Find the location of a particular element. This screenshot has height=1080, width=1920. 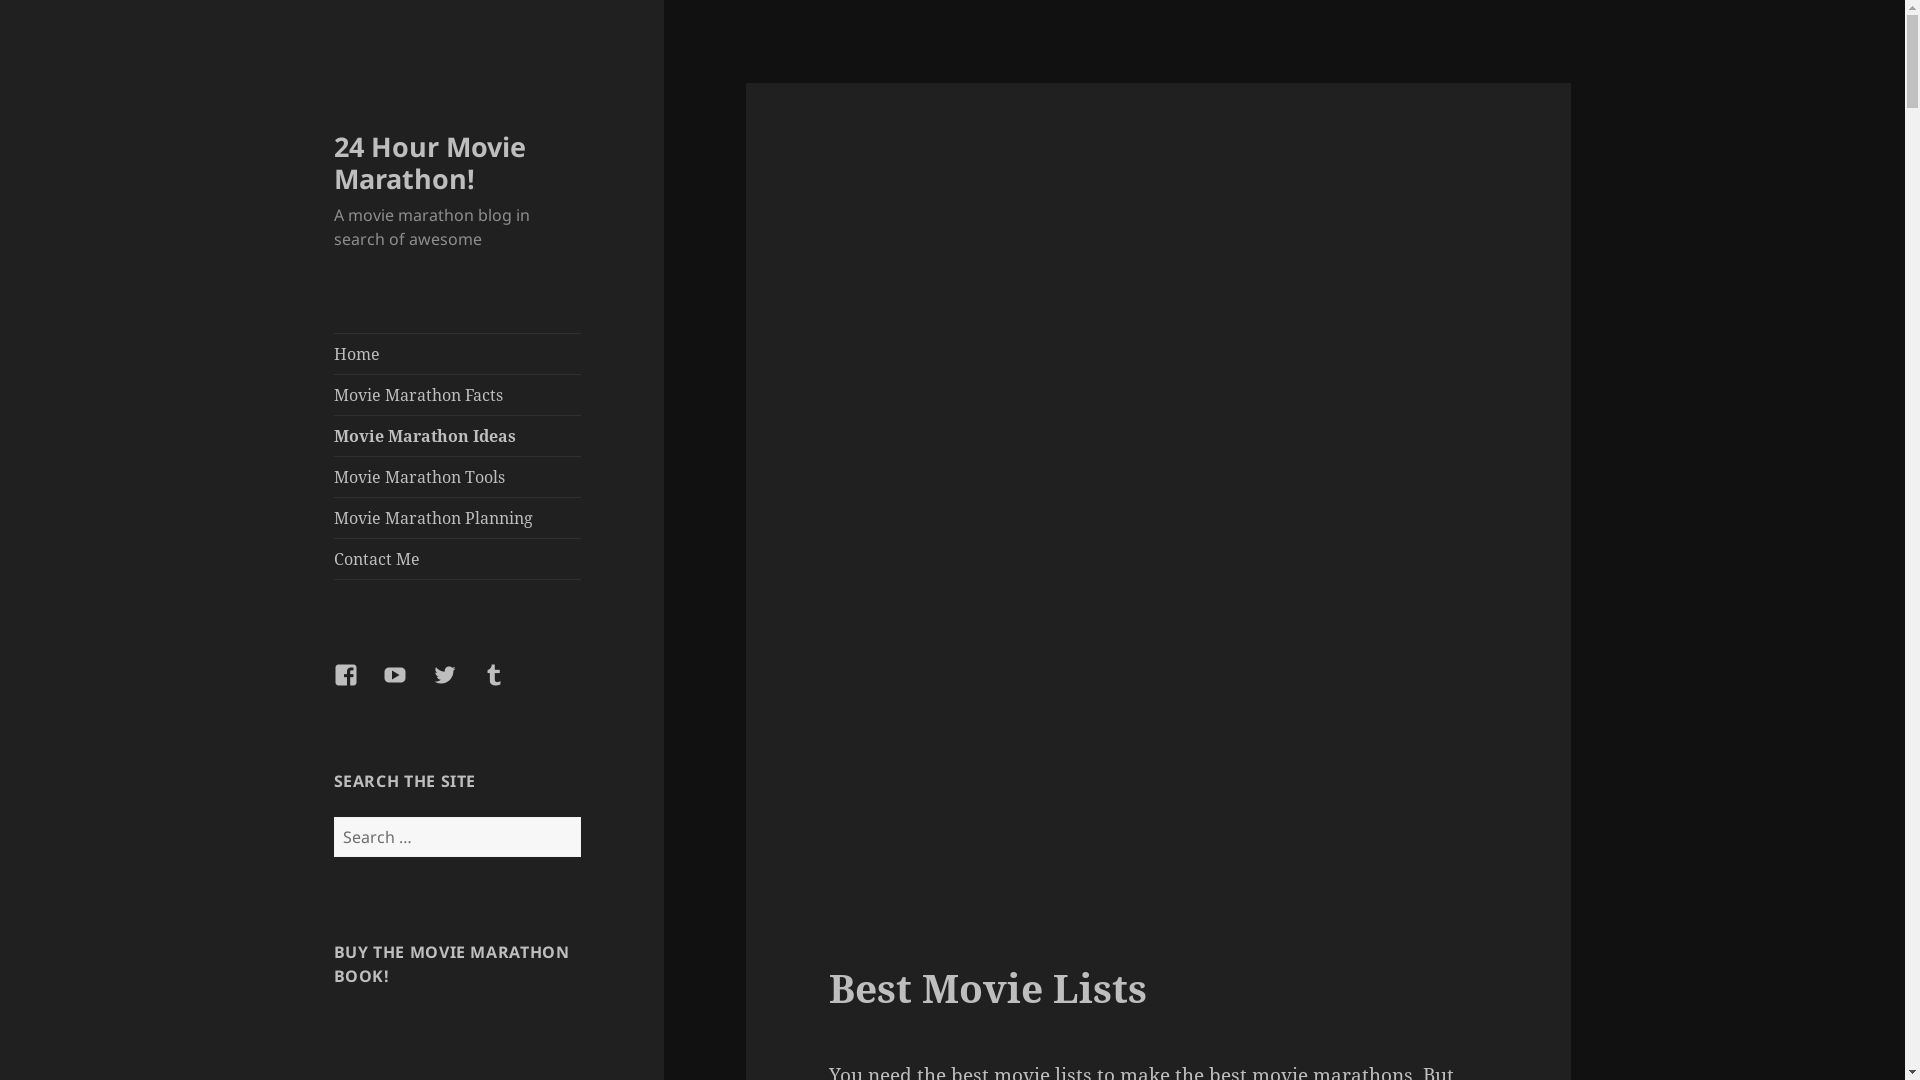

'Search' is located at coordinates (579, 816).